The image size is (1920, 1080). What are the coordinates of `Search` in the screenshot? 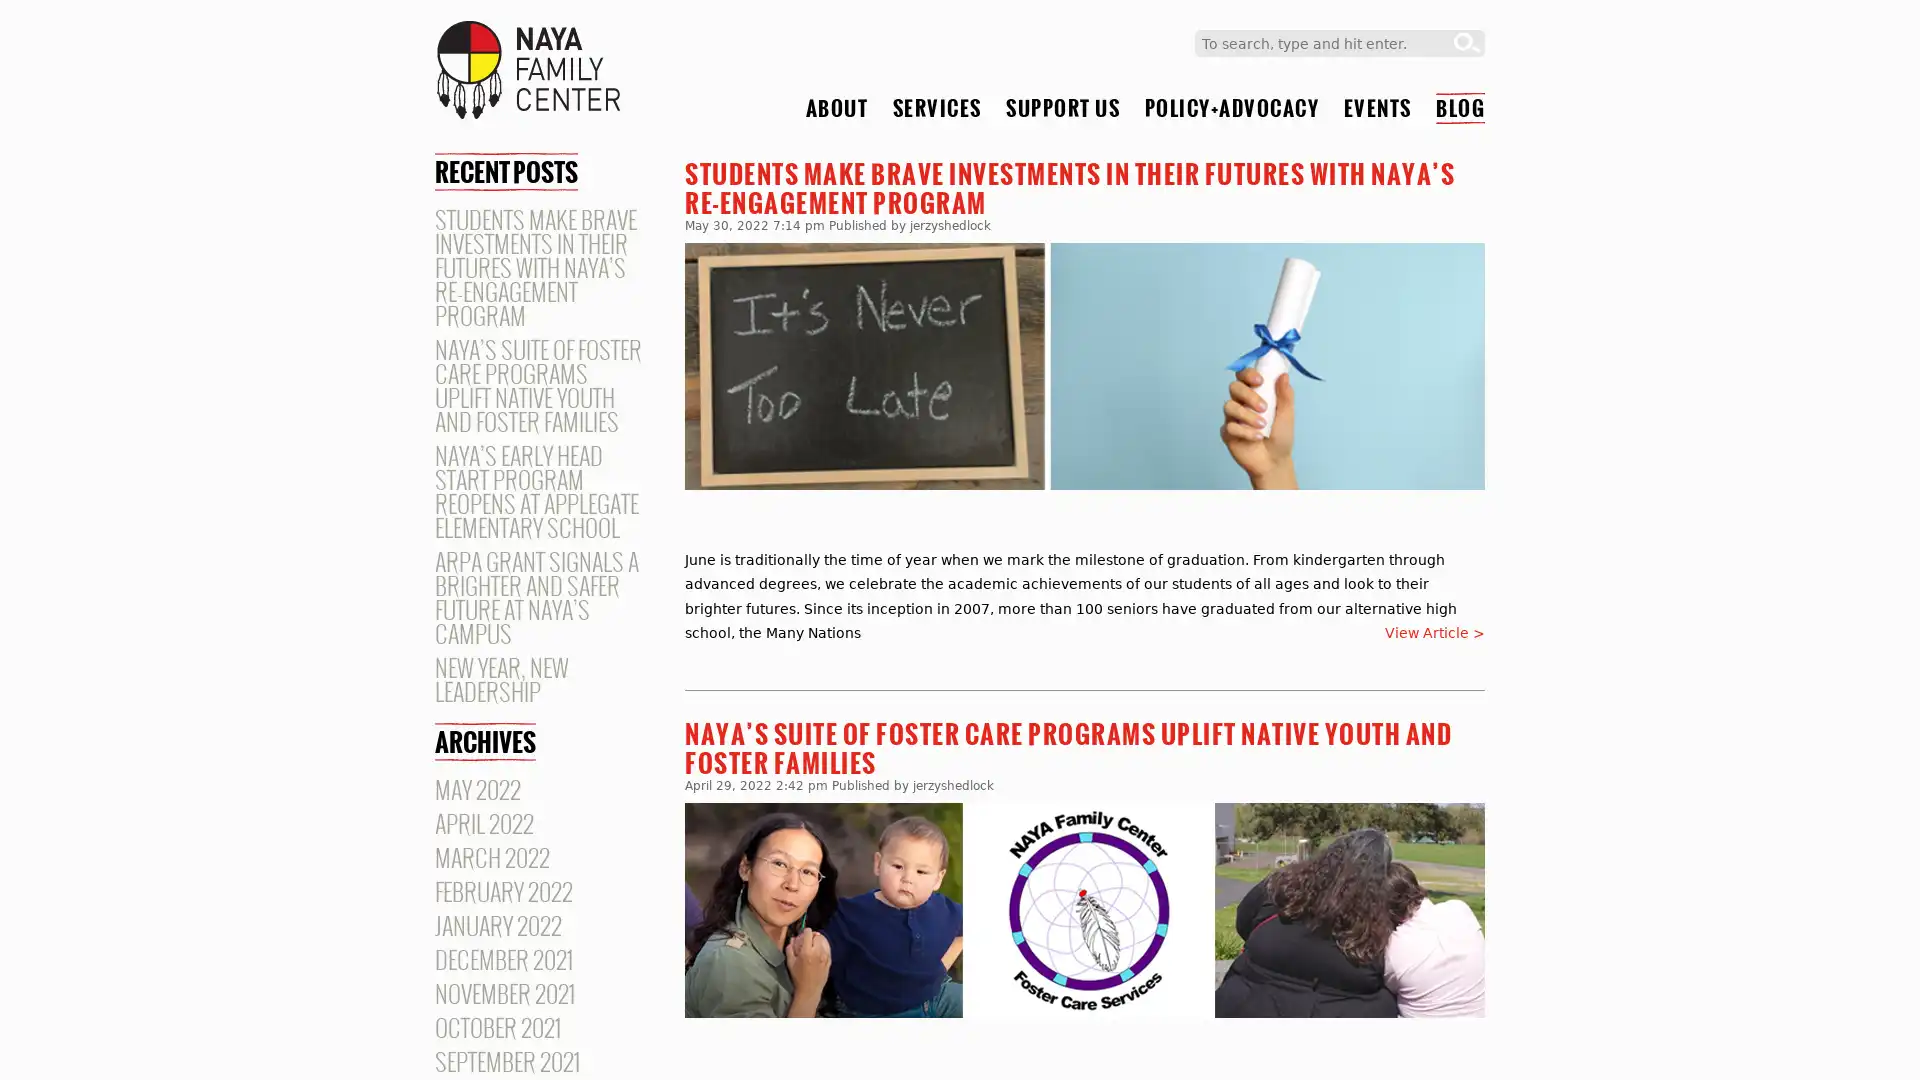 It's located at (1467, 43).